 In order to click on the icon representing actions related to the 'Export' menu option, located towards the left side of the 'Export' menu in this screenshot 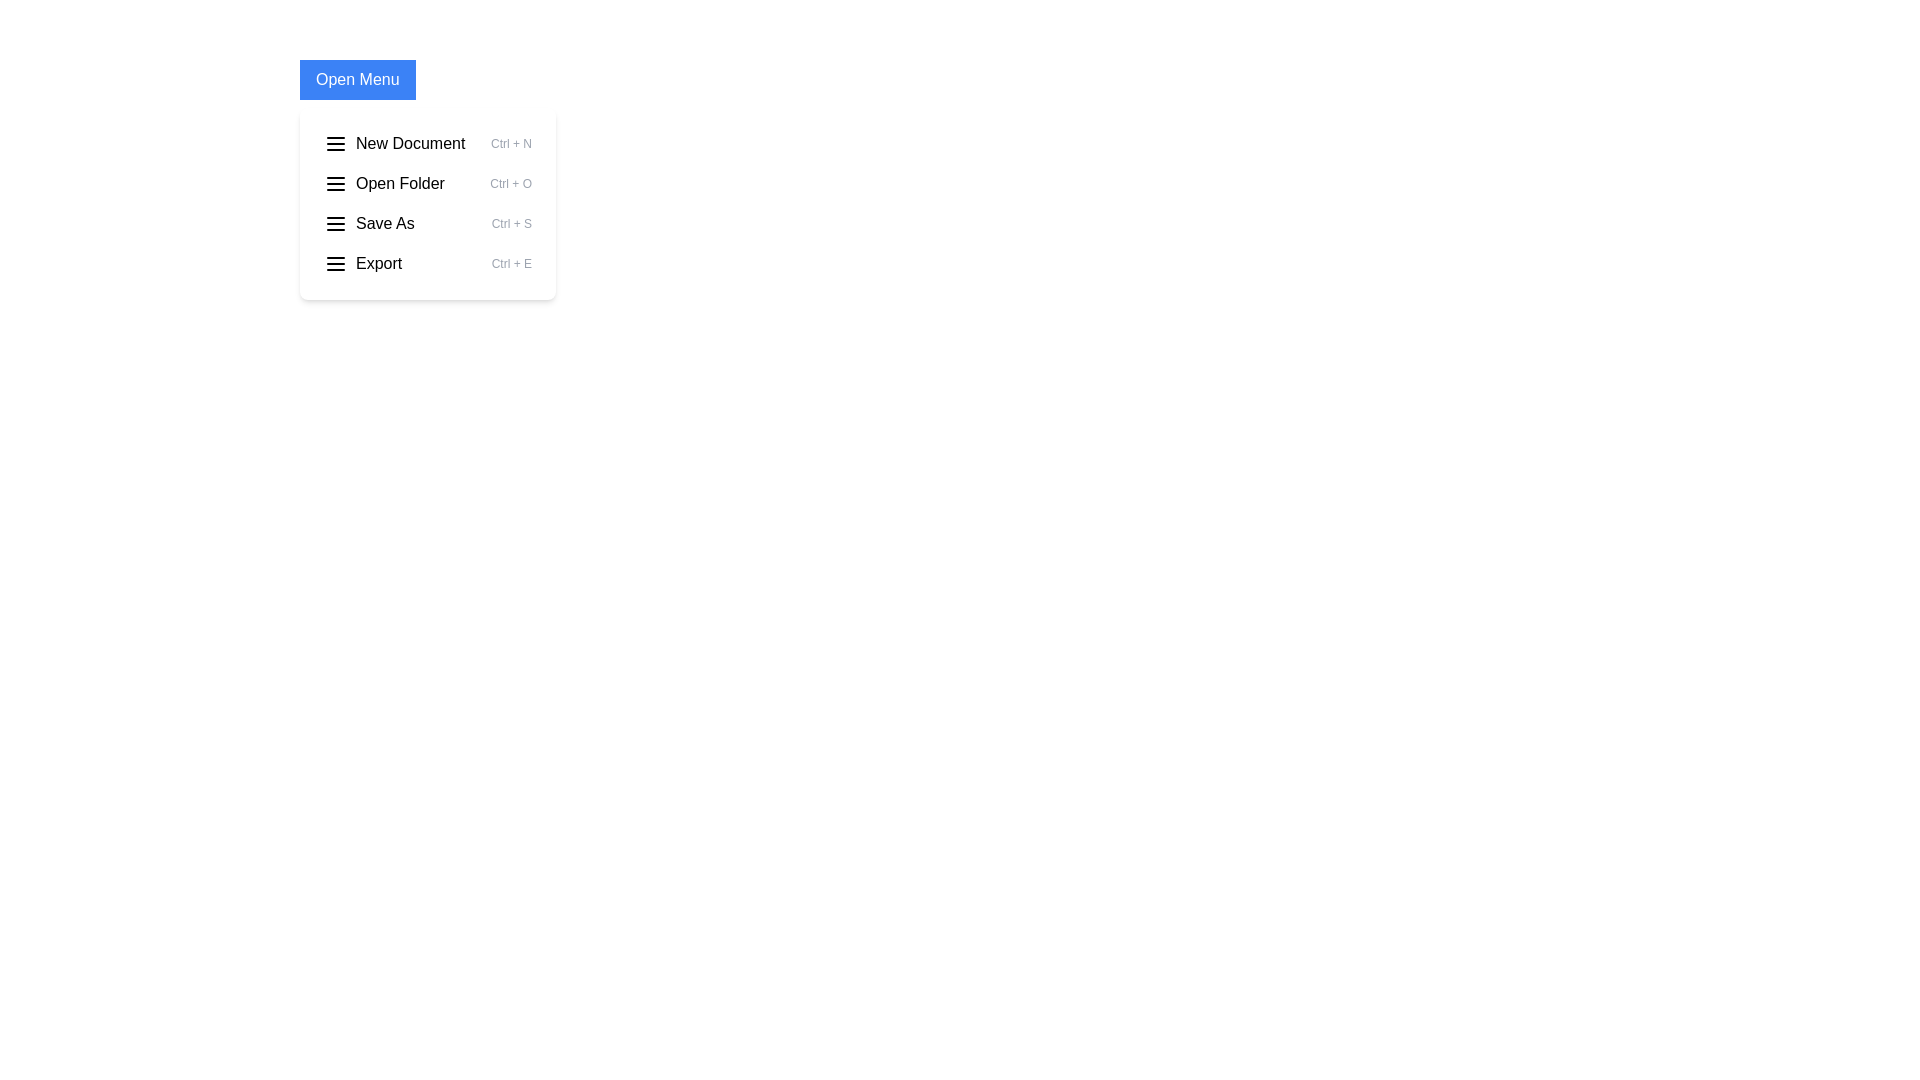, I will do `click(336, 262)`.